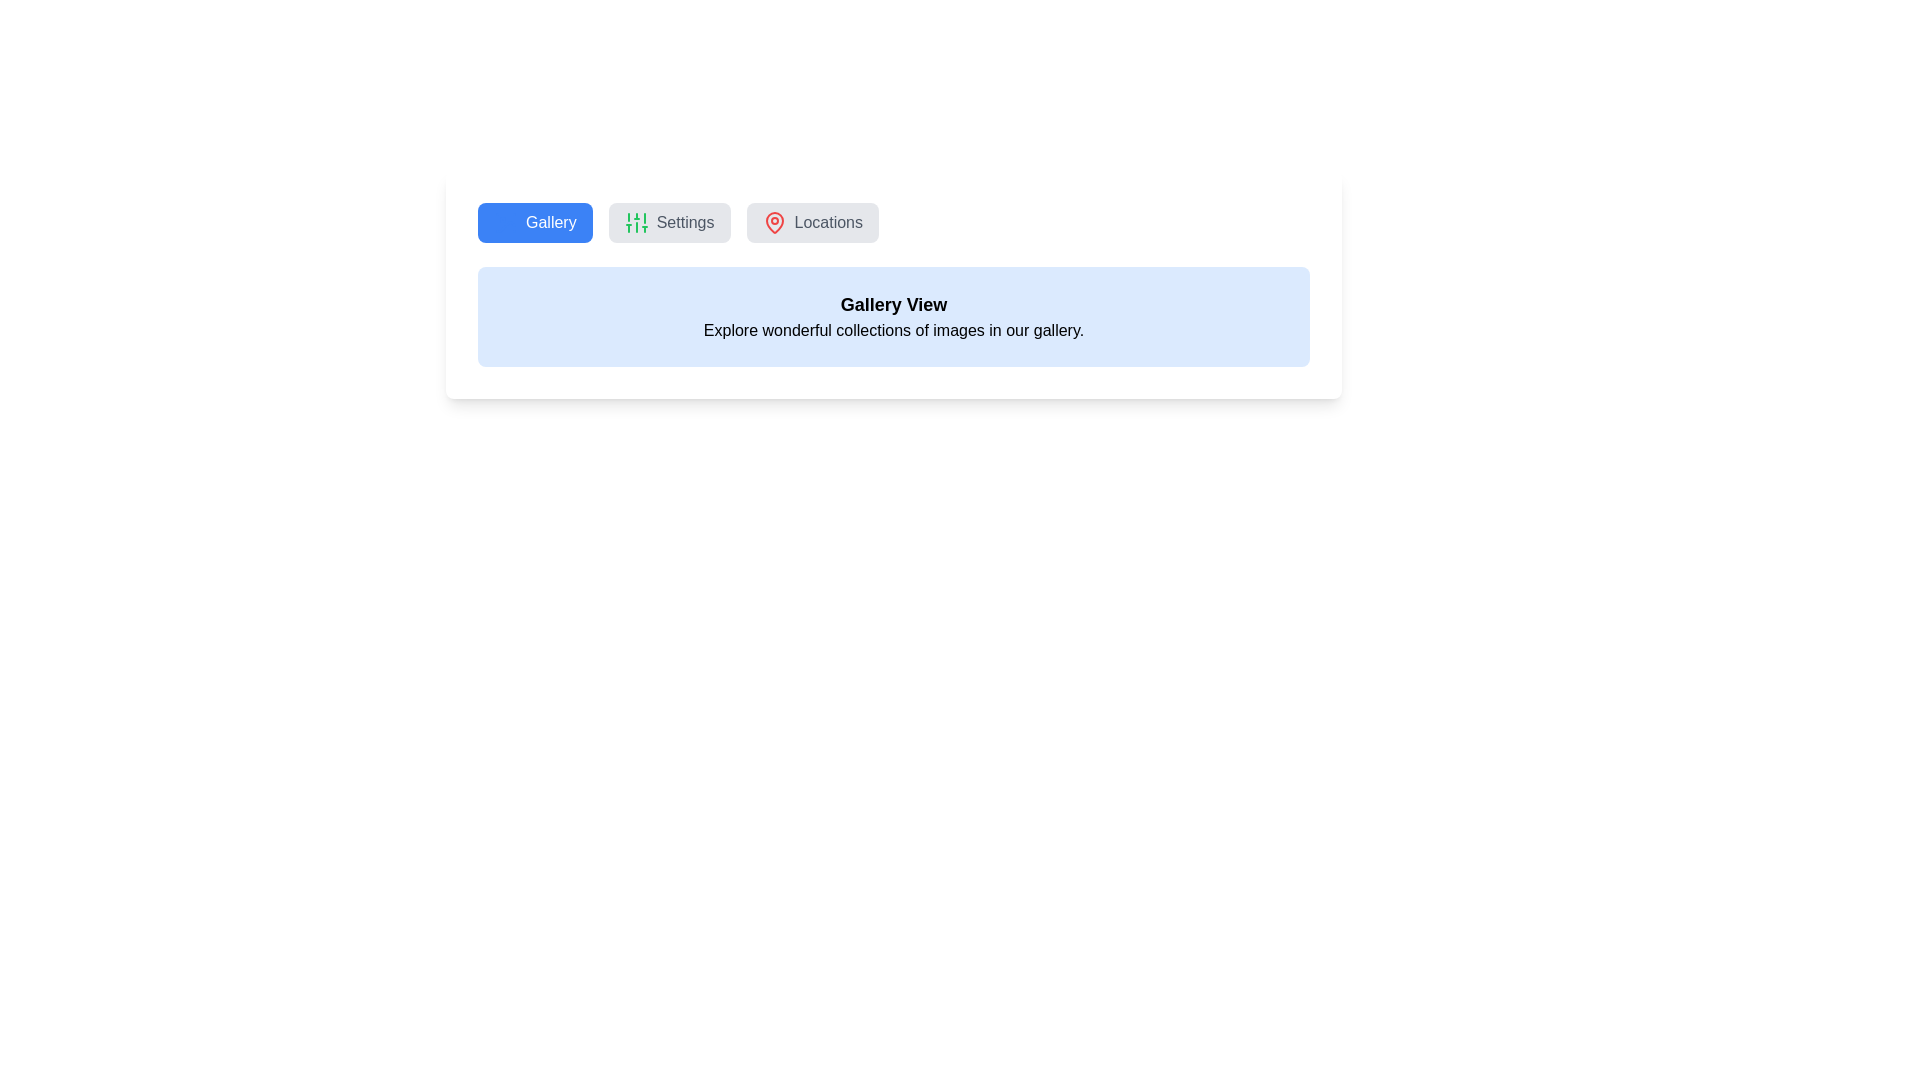 The width and height of the screenshot is (1920, 1080). Describe the element at coordinates (668, 223) in the screenshot. I see `the tab Settings to observe its hover effect` at that location.